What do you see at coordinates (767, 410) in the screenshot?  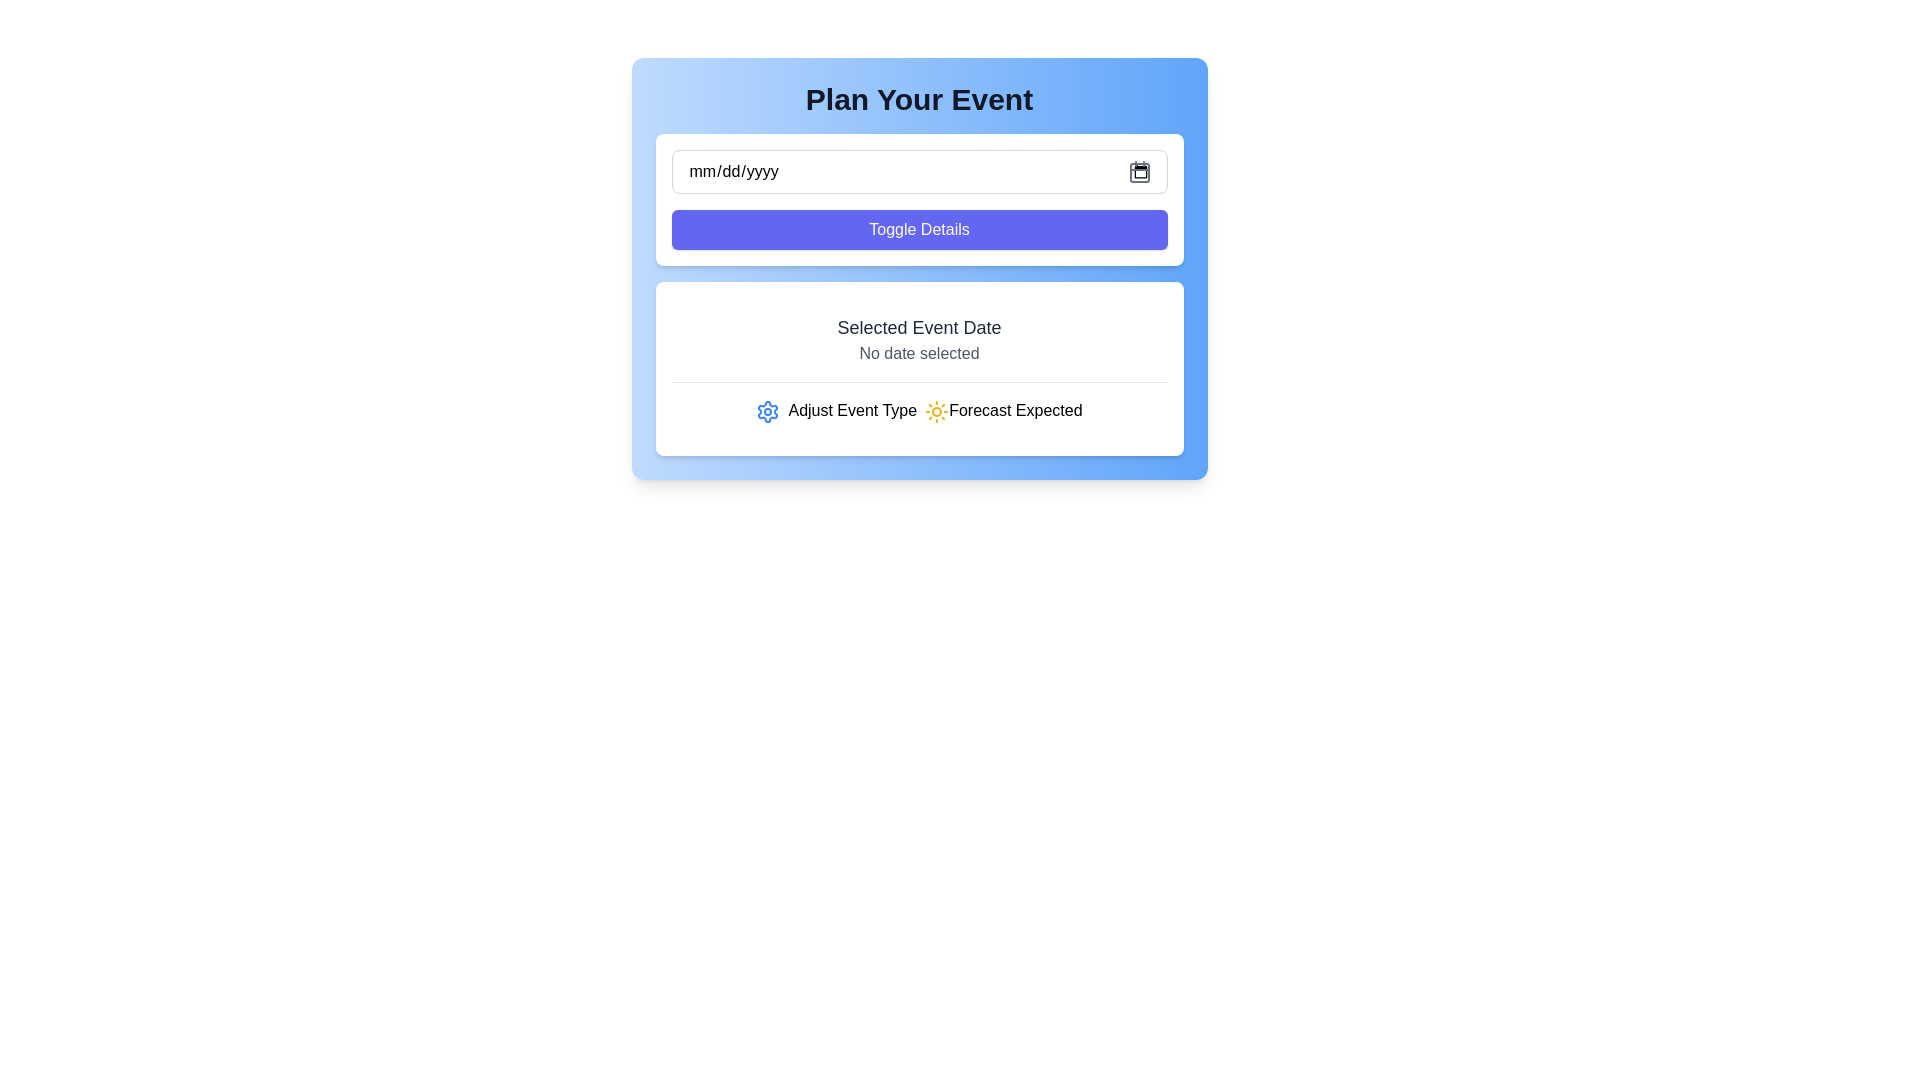 I see `the blue gear-shaped icon used for adjusting settings or configurations for accessibility navigation` at bounding box center [767, 410].